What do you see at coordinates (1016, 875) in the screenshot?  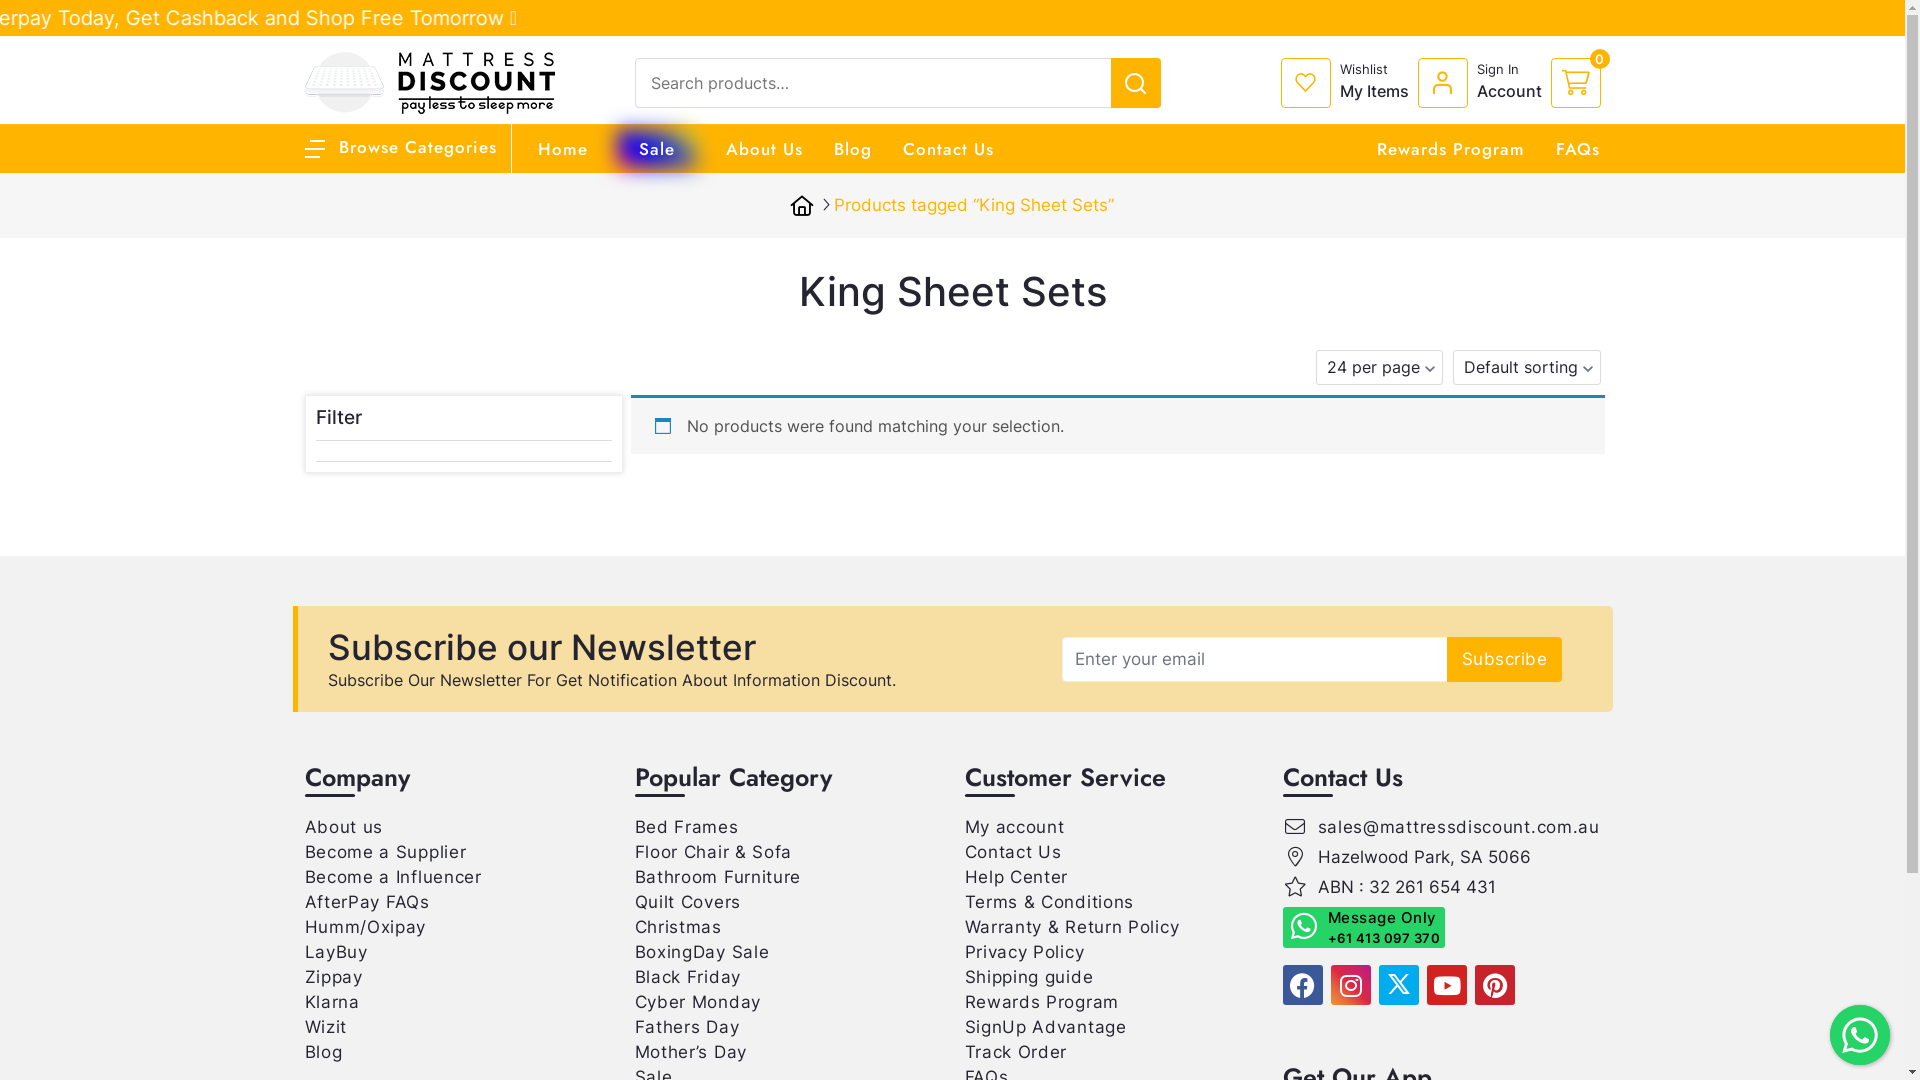 I see `'Help Center'` at bounding box center [1016, 875].